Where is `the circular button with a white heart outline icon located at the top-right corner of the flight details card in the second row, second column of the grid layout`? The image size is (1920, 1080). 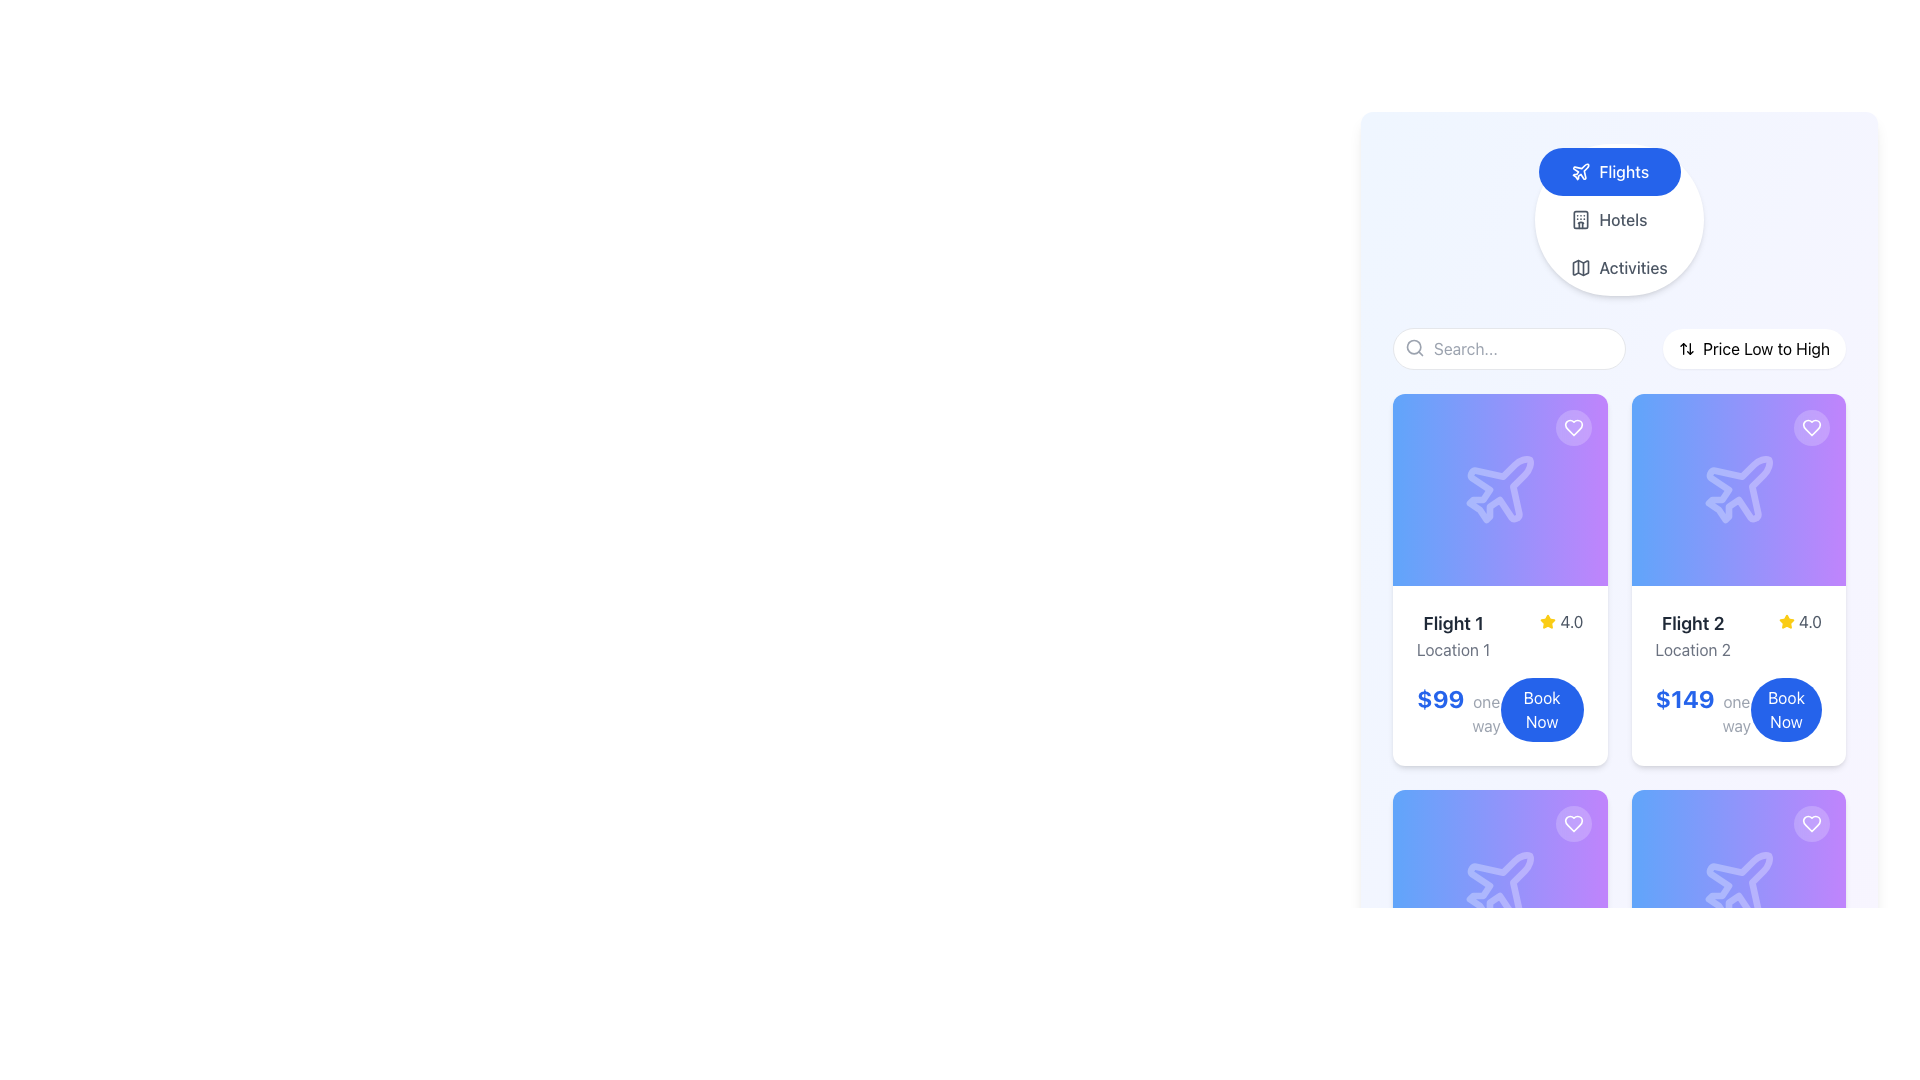
the circular button with a white heart outline icon located at the top-right corner of the flight details card in the second row, second column of the grid layout is located at coordinates (1811, 824).